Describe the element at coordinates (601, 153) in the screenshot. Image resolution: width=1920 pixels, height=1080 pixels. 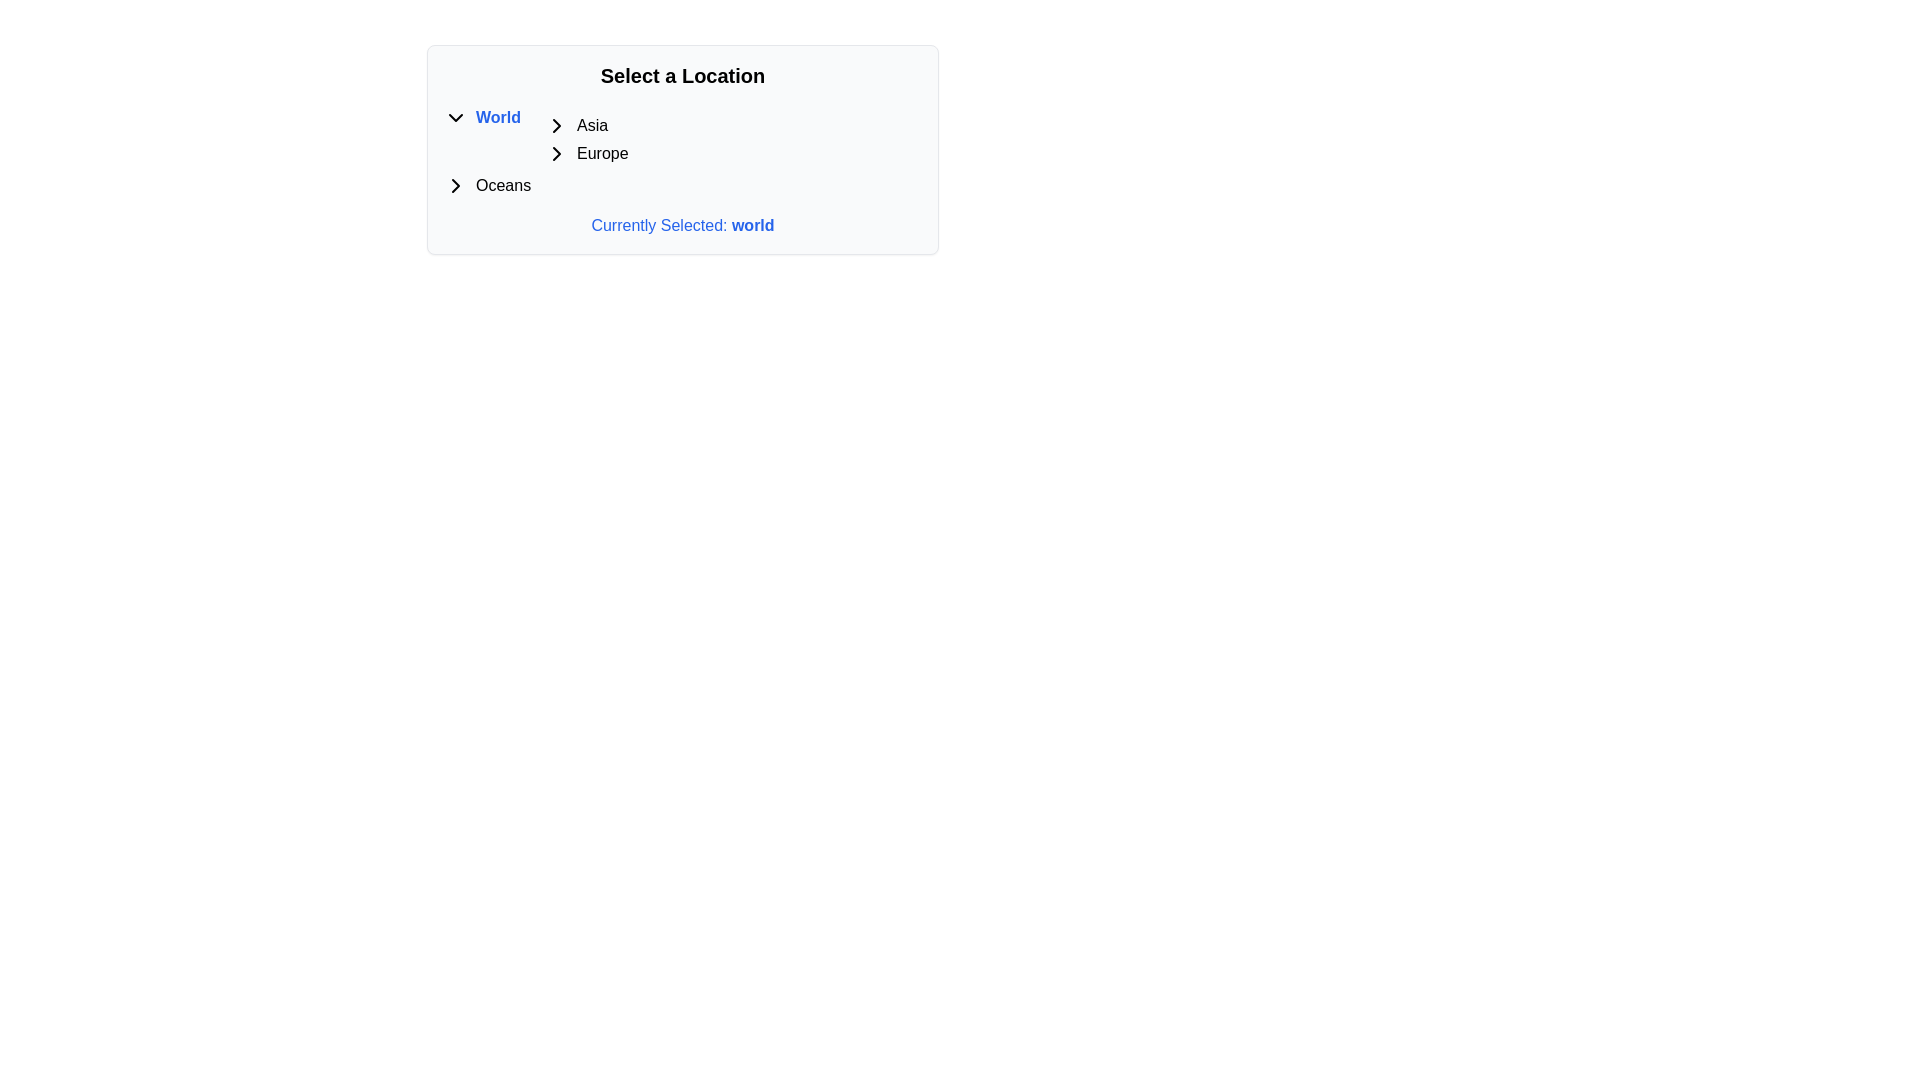
I see `the 'Europe' button, which is styled as a button in black font and positioned under the 'World' category in a structured list` at that location.